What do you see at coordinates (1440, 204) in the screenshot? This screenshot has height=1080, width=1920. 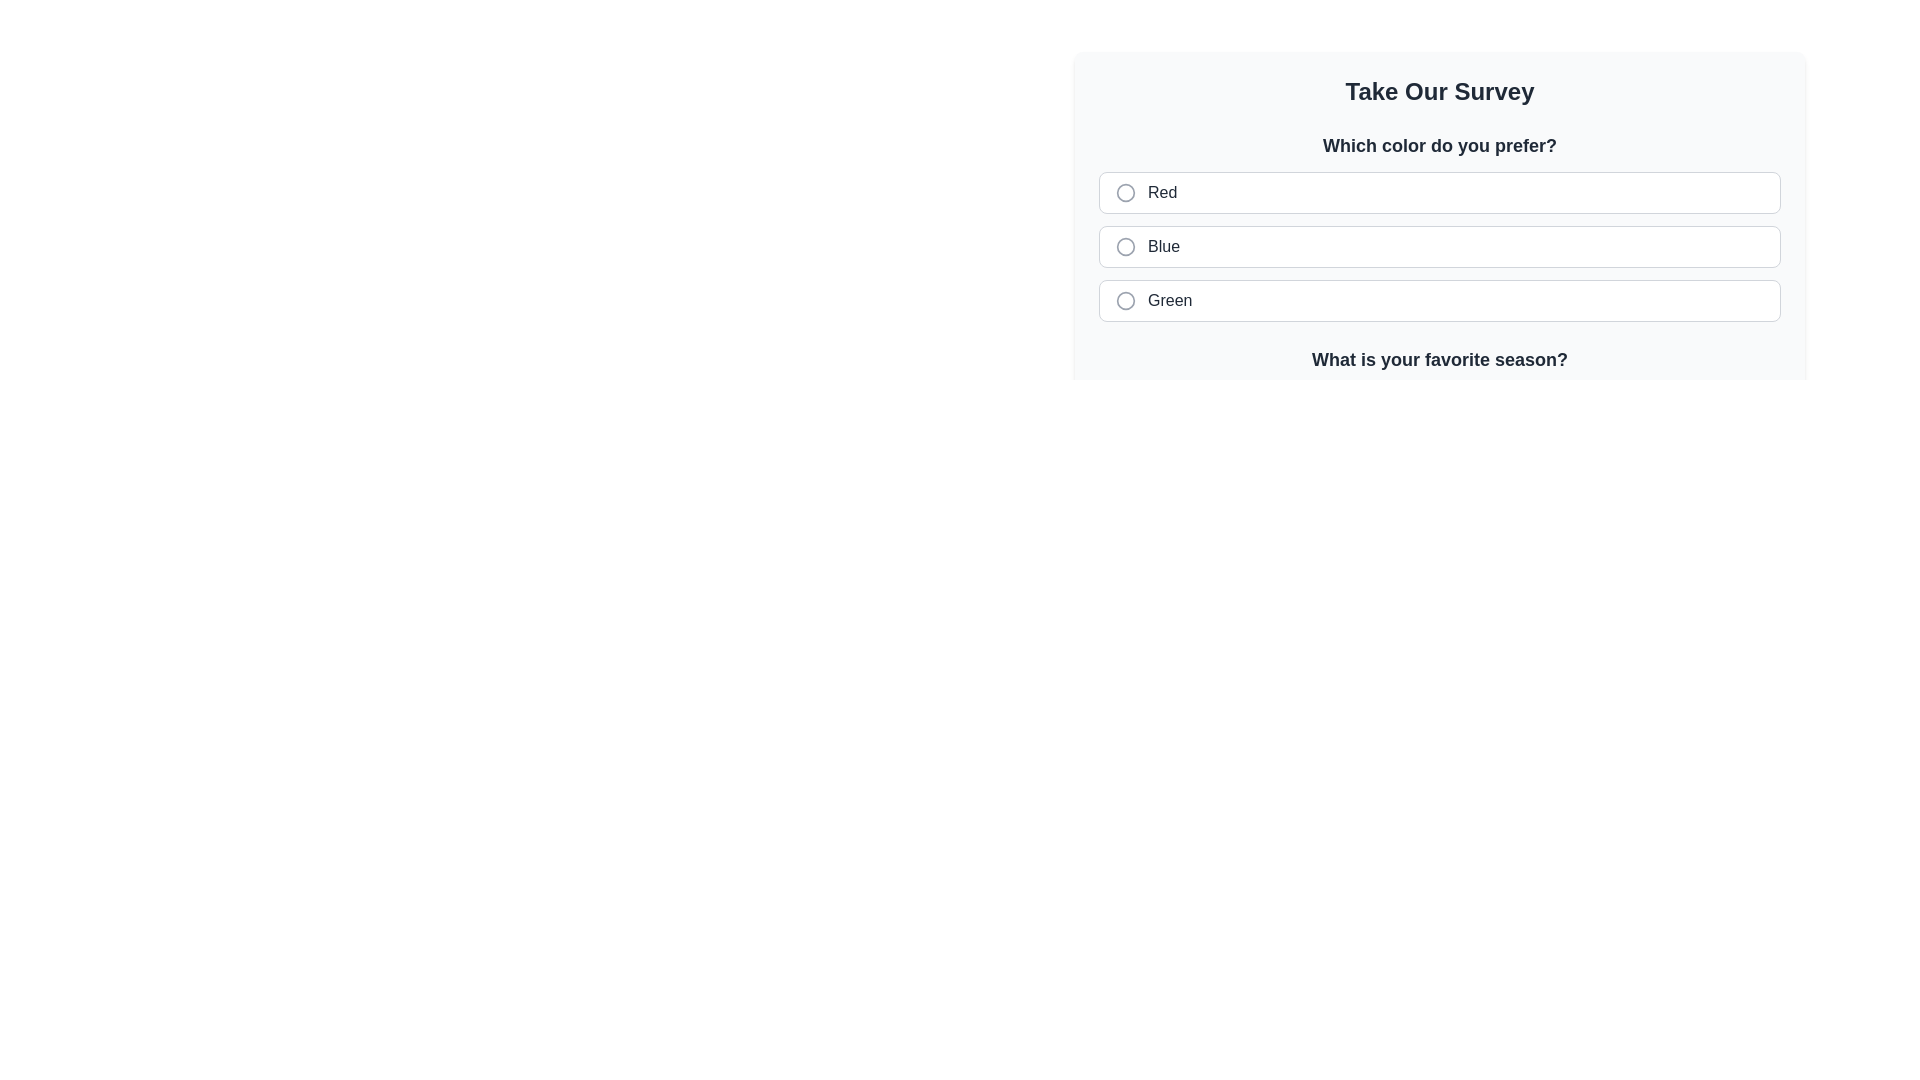 I see `the options in the interactive survey form` at bounding box center [1440, 204].